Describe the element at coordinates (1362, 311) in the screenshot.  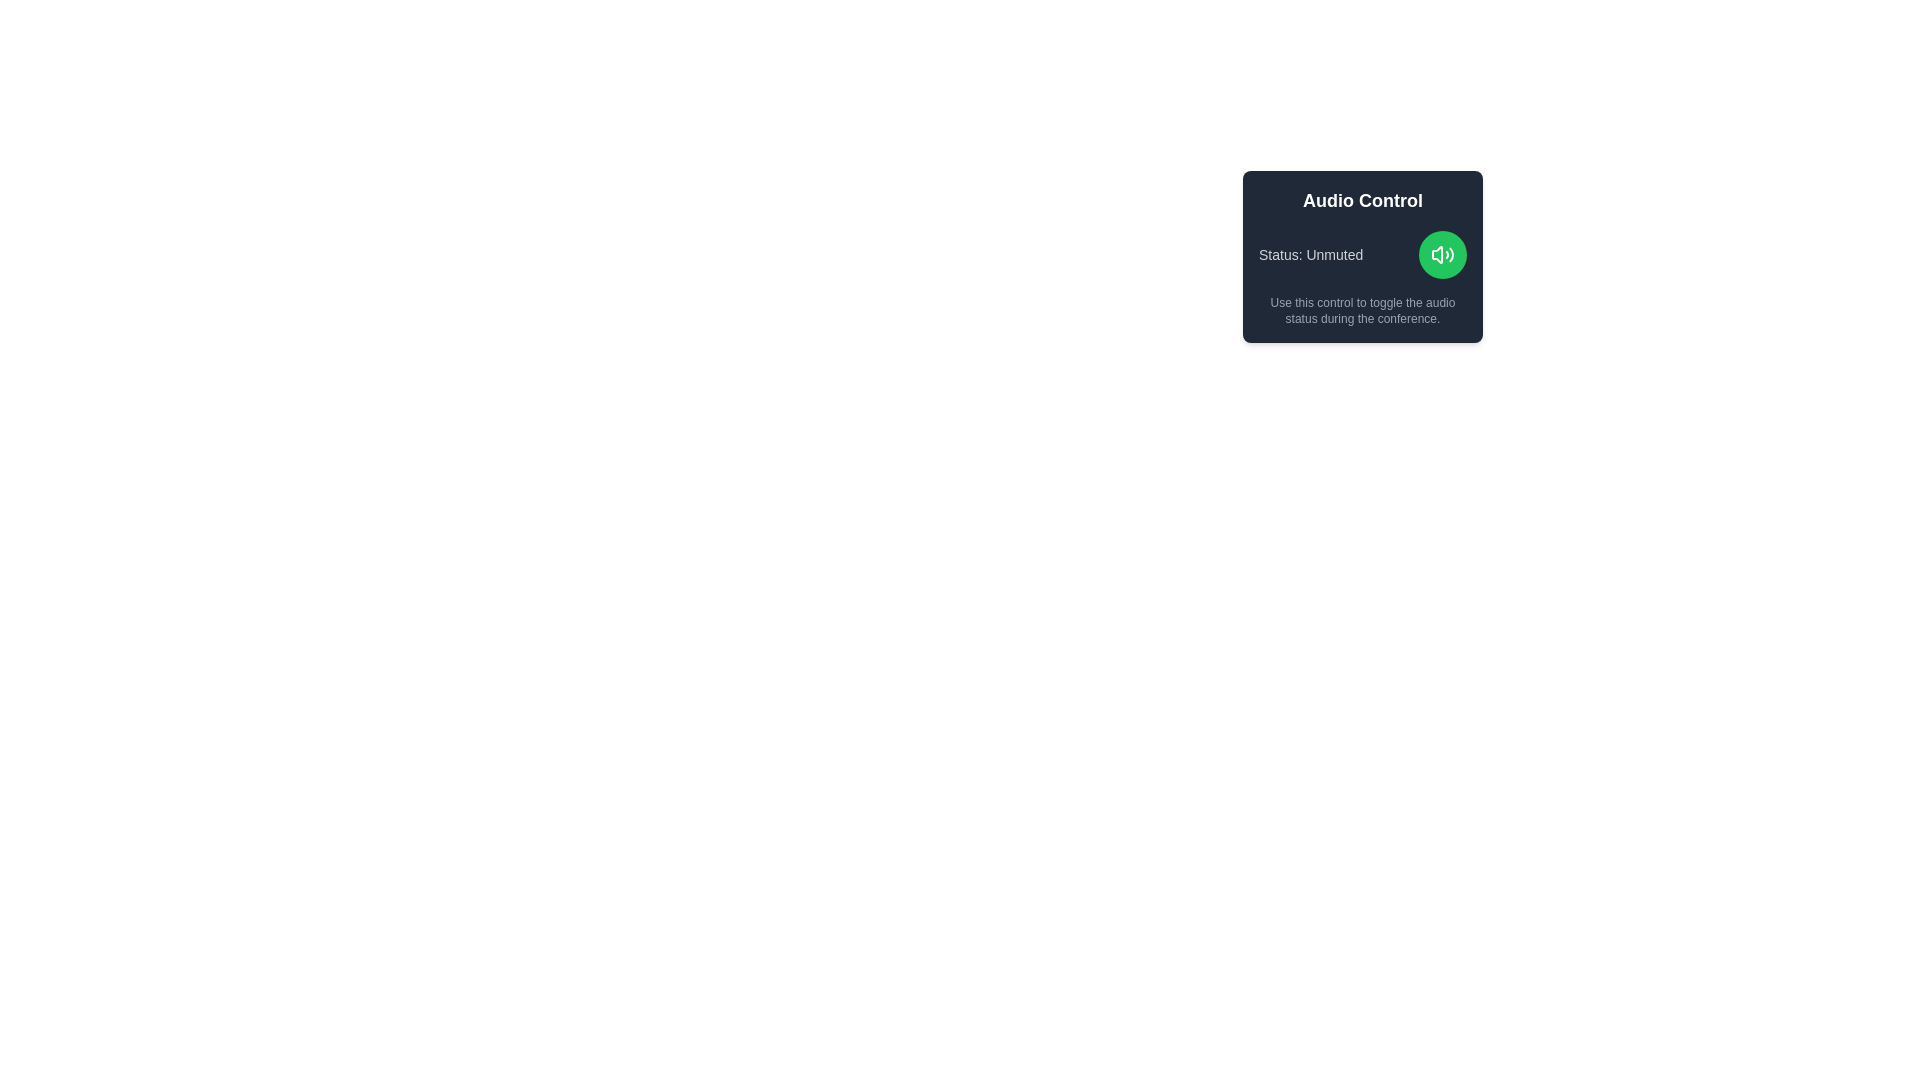
I see `the static text element that reads 'Use this control to toggle the audio status during the conference.', which is located within the 'Audio Control' card below the 'Status: Unmuted' label` at that location.